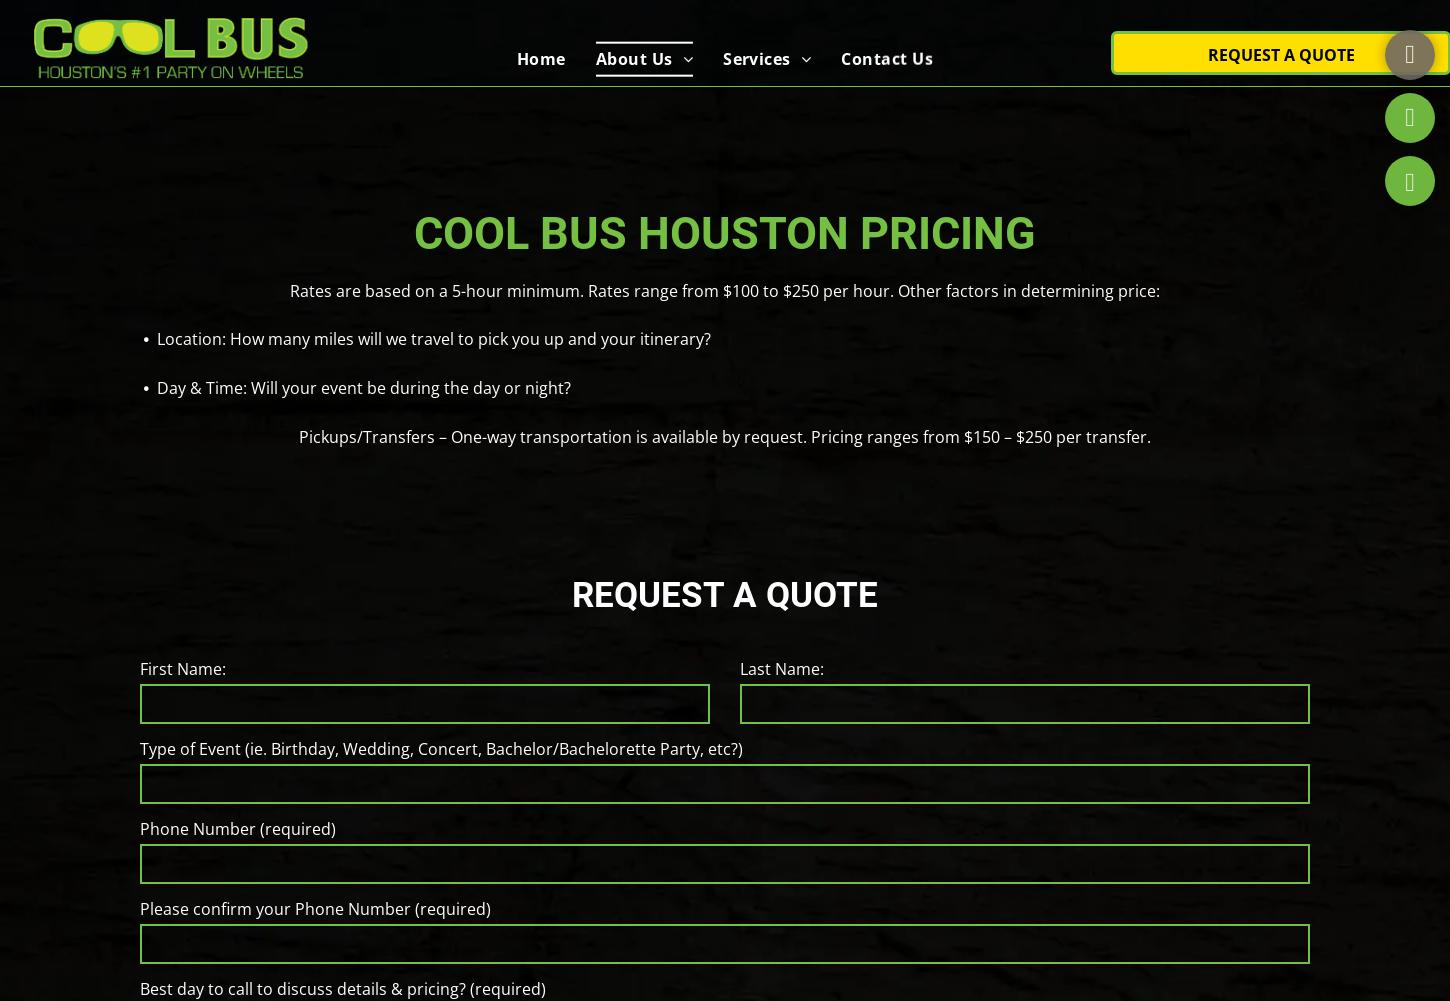 This screenshot has height=1001, width=1450. I want to click on 'Graduations', so click(787, 512).